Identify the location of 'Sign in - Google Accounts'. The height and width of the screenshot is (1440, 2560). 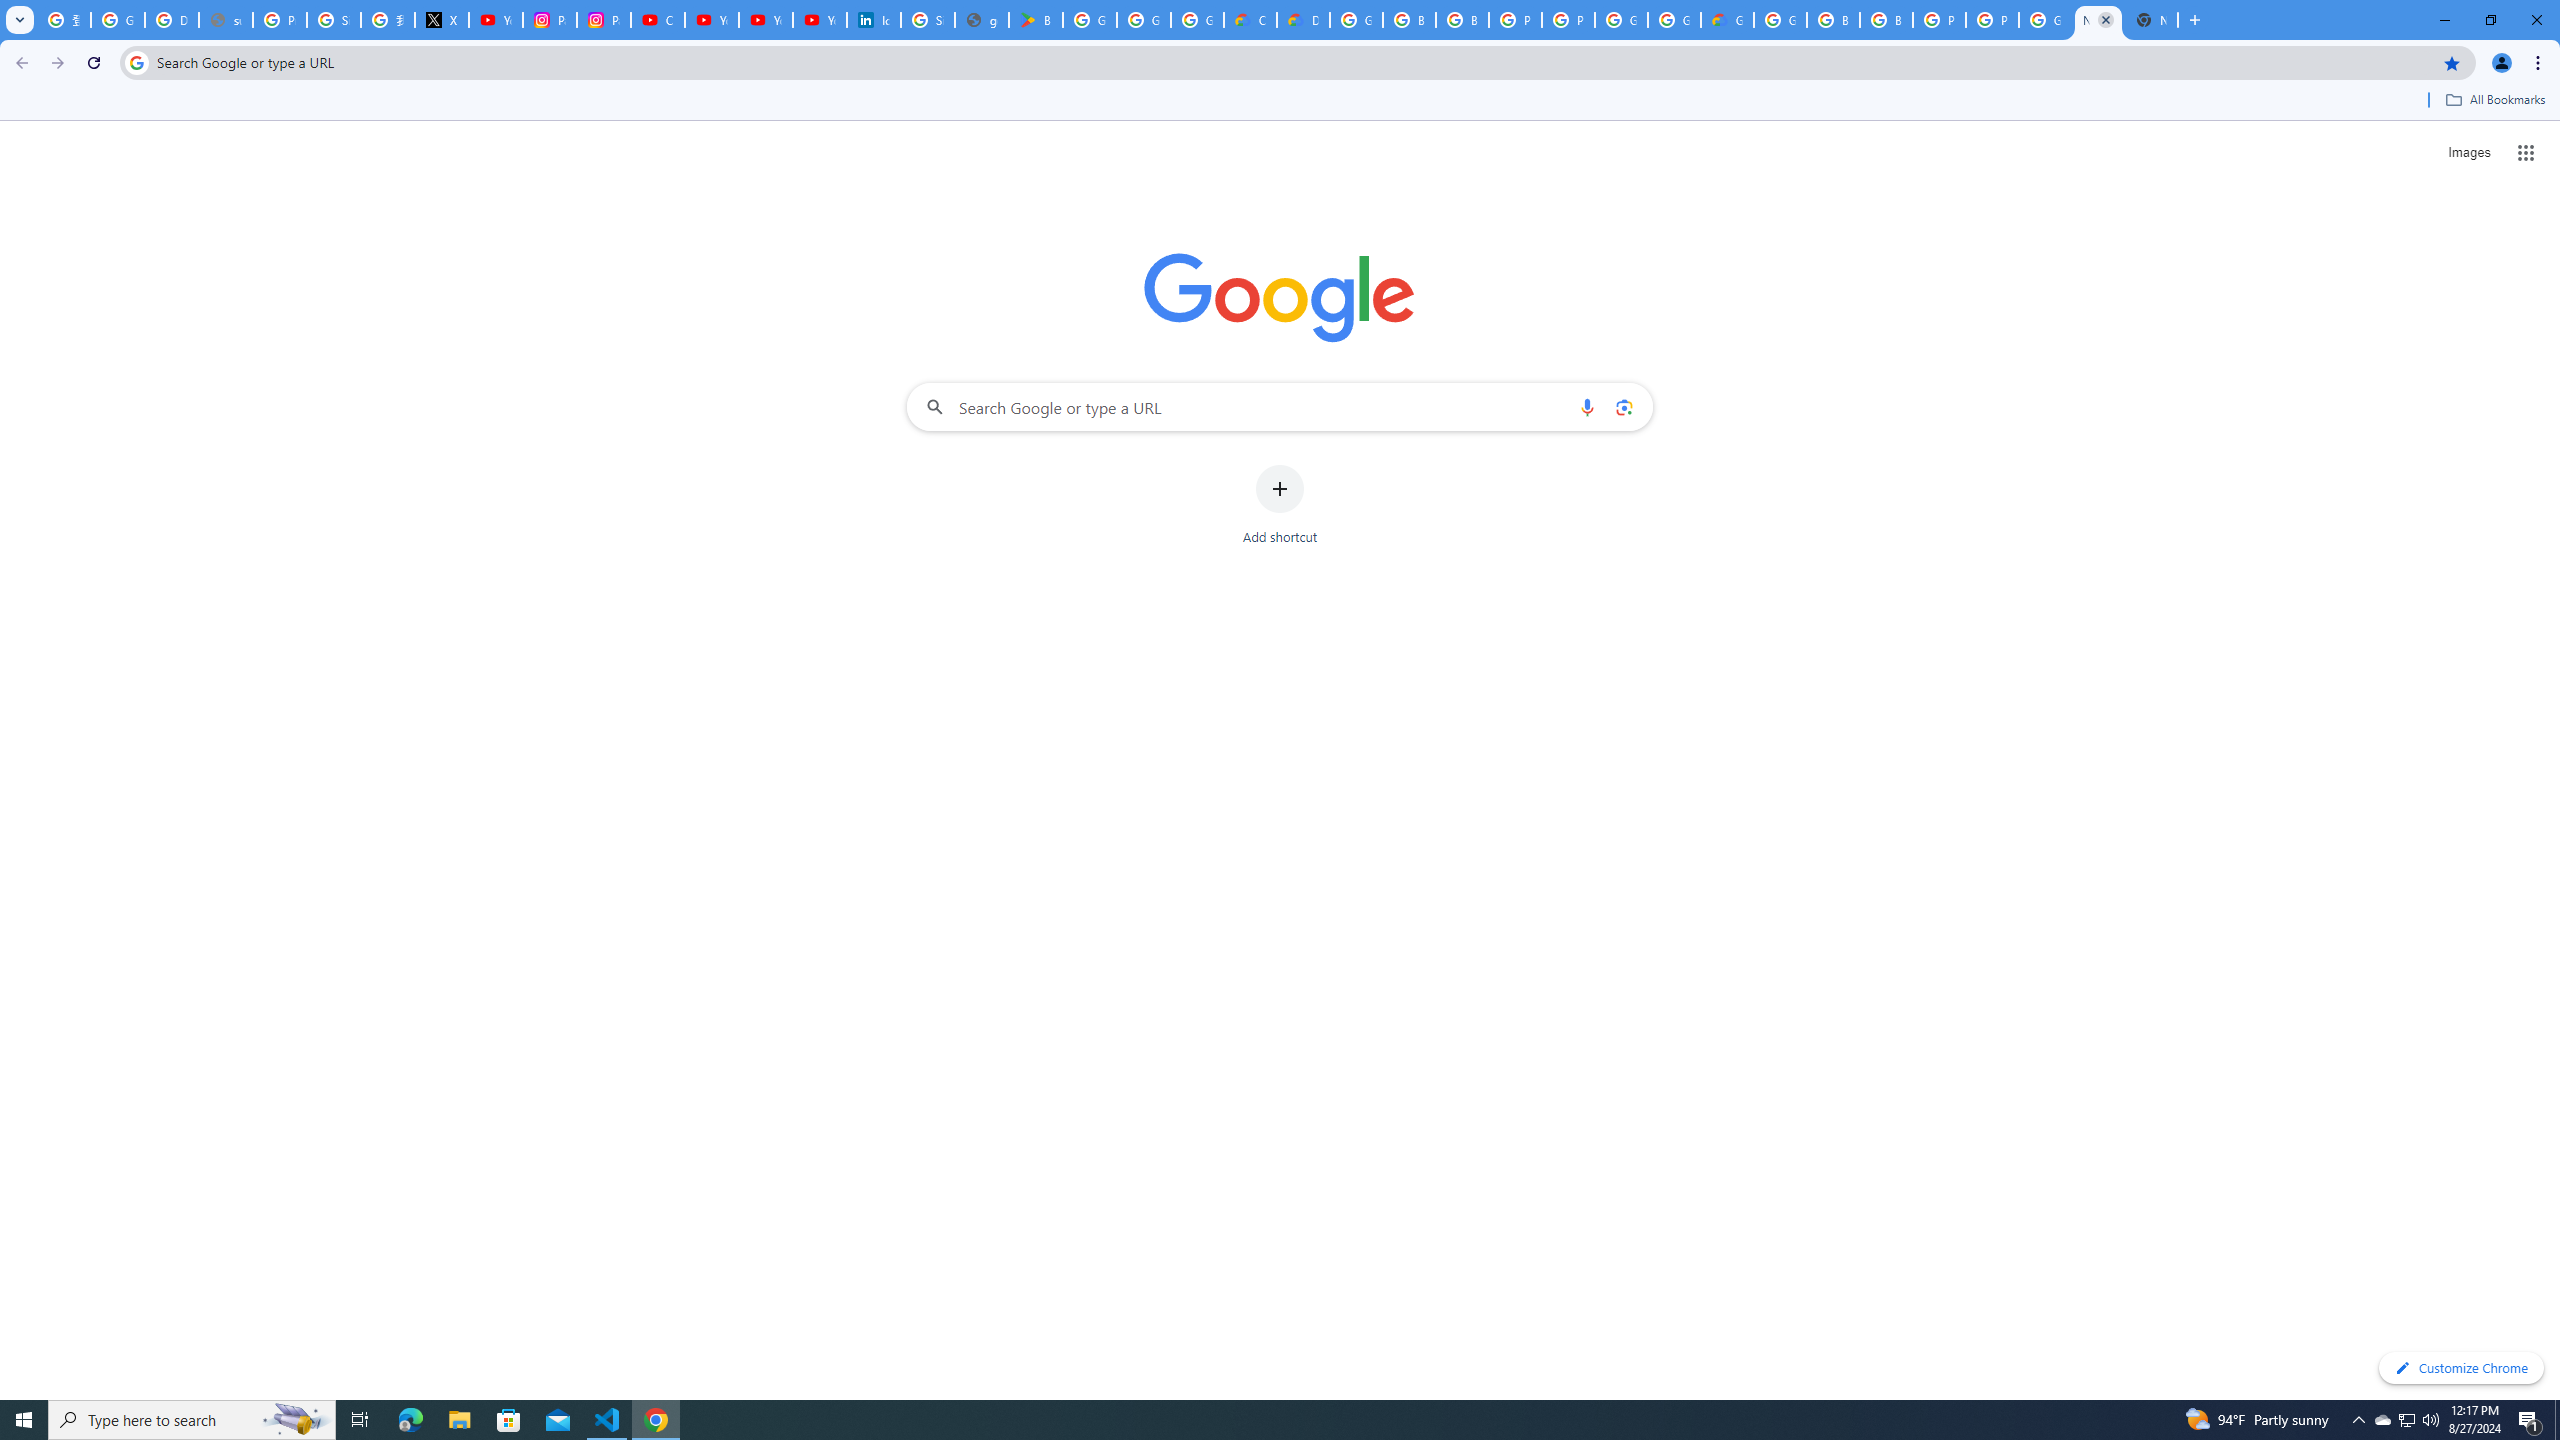
(334, 19).